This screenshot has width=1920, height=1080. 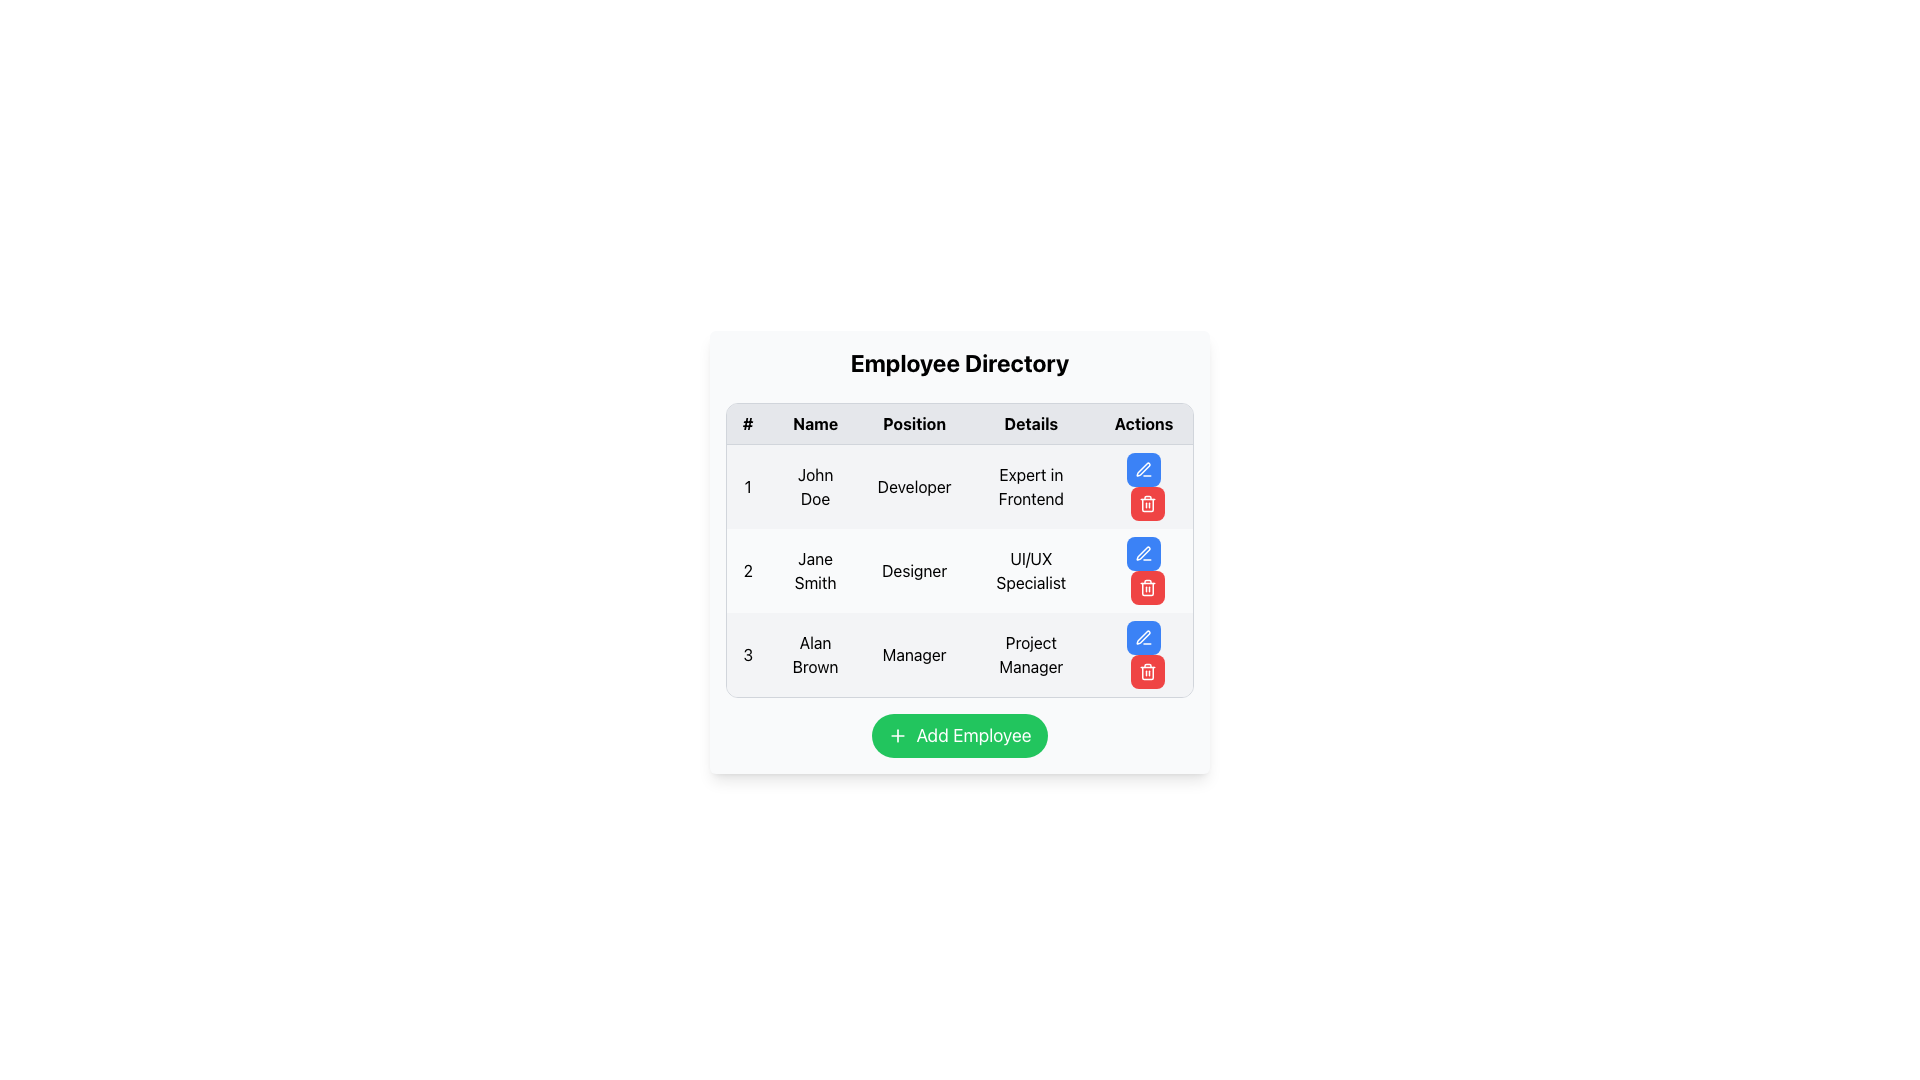 I want to click on the second button, so click(x=1144, y=486).